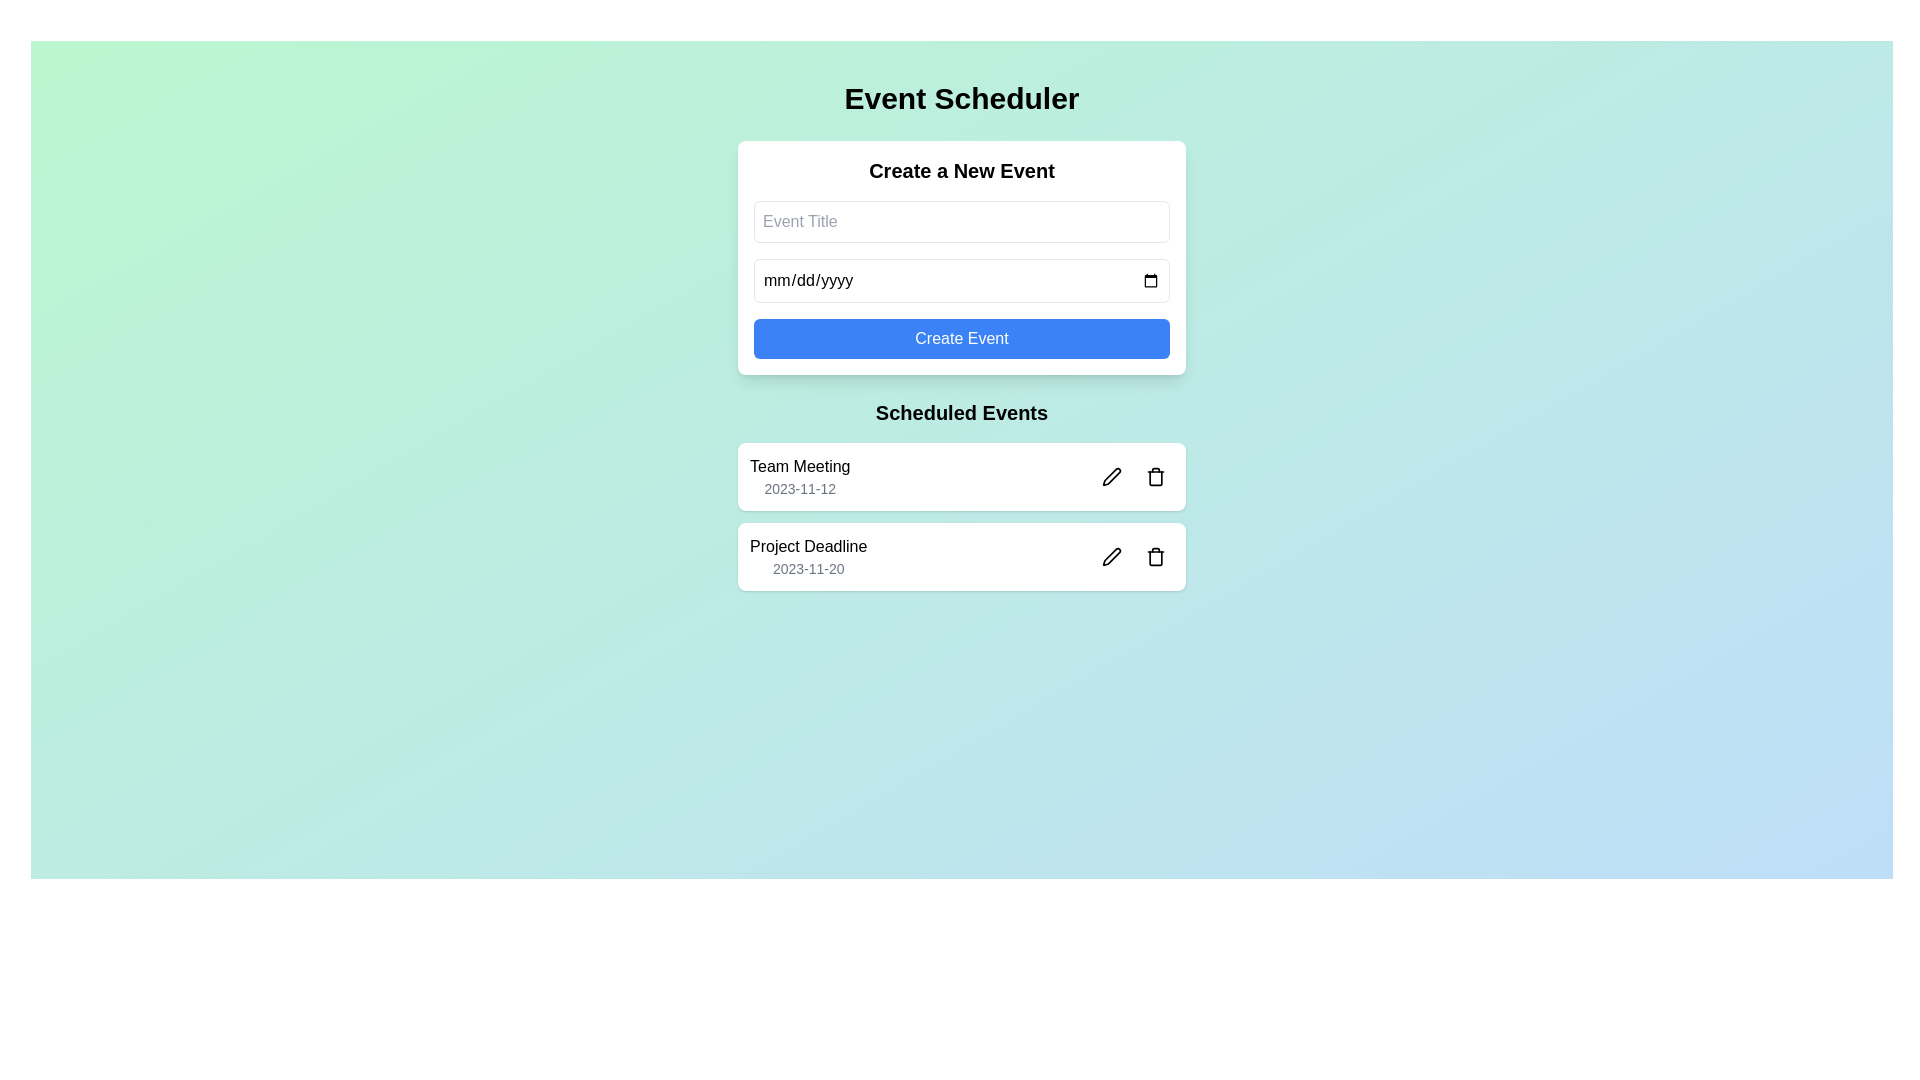  I want to click on the 'Create Event' button, which is the third button under the 'Create a New Event' section, so click(961, 338).